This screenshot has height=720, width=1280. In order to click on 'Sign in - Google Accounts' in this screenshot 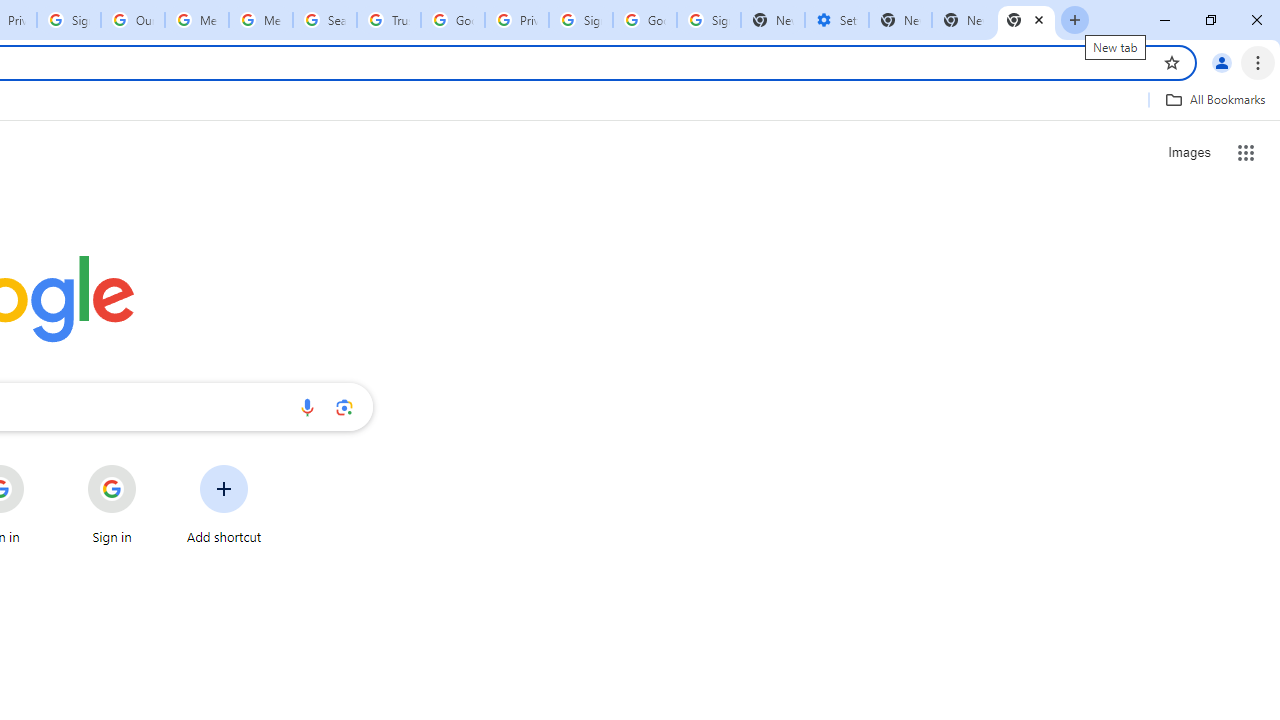, I will do `click(580, 20)`.